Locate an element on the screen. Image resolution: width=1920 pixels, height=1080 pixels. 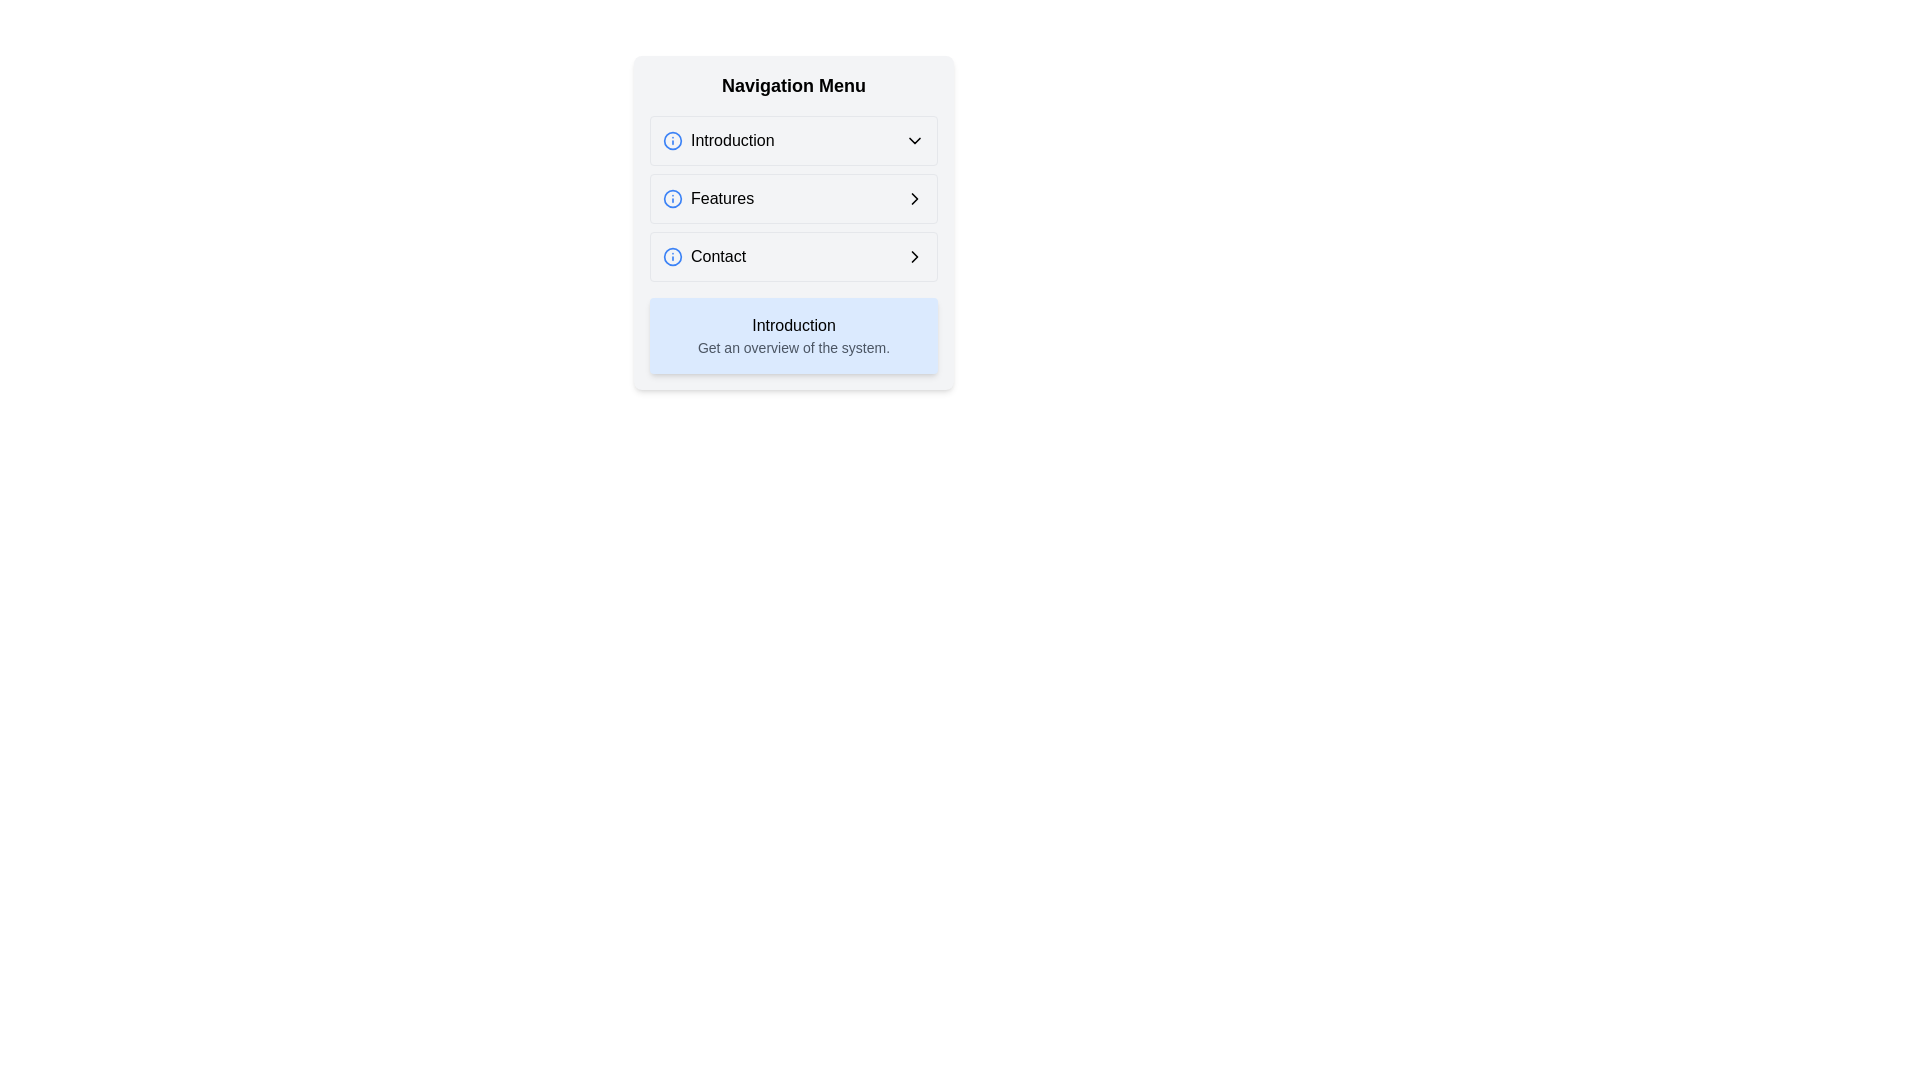
the details of the circular icon with a blue outline and white inner area, located in the upper left corner of the first entry of the vertical navigation menu is located at coordinates (672, 140).